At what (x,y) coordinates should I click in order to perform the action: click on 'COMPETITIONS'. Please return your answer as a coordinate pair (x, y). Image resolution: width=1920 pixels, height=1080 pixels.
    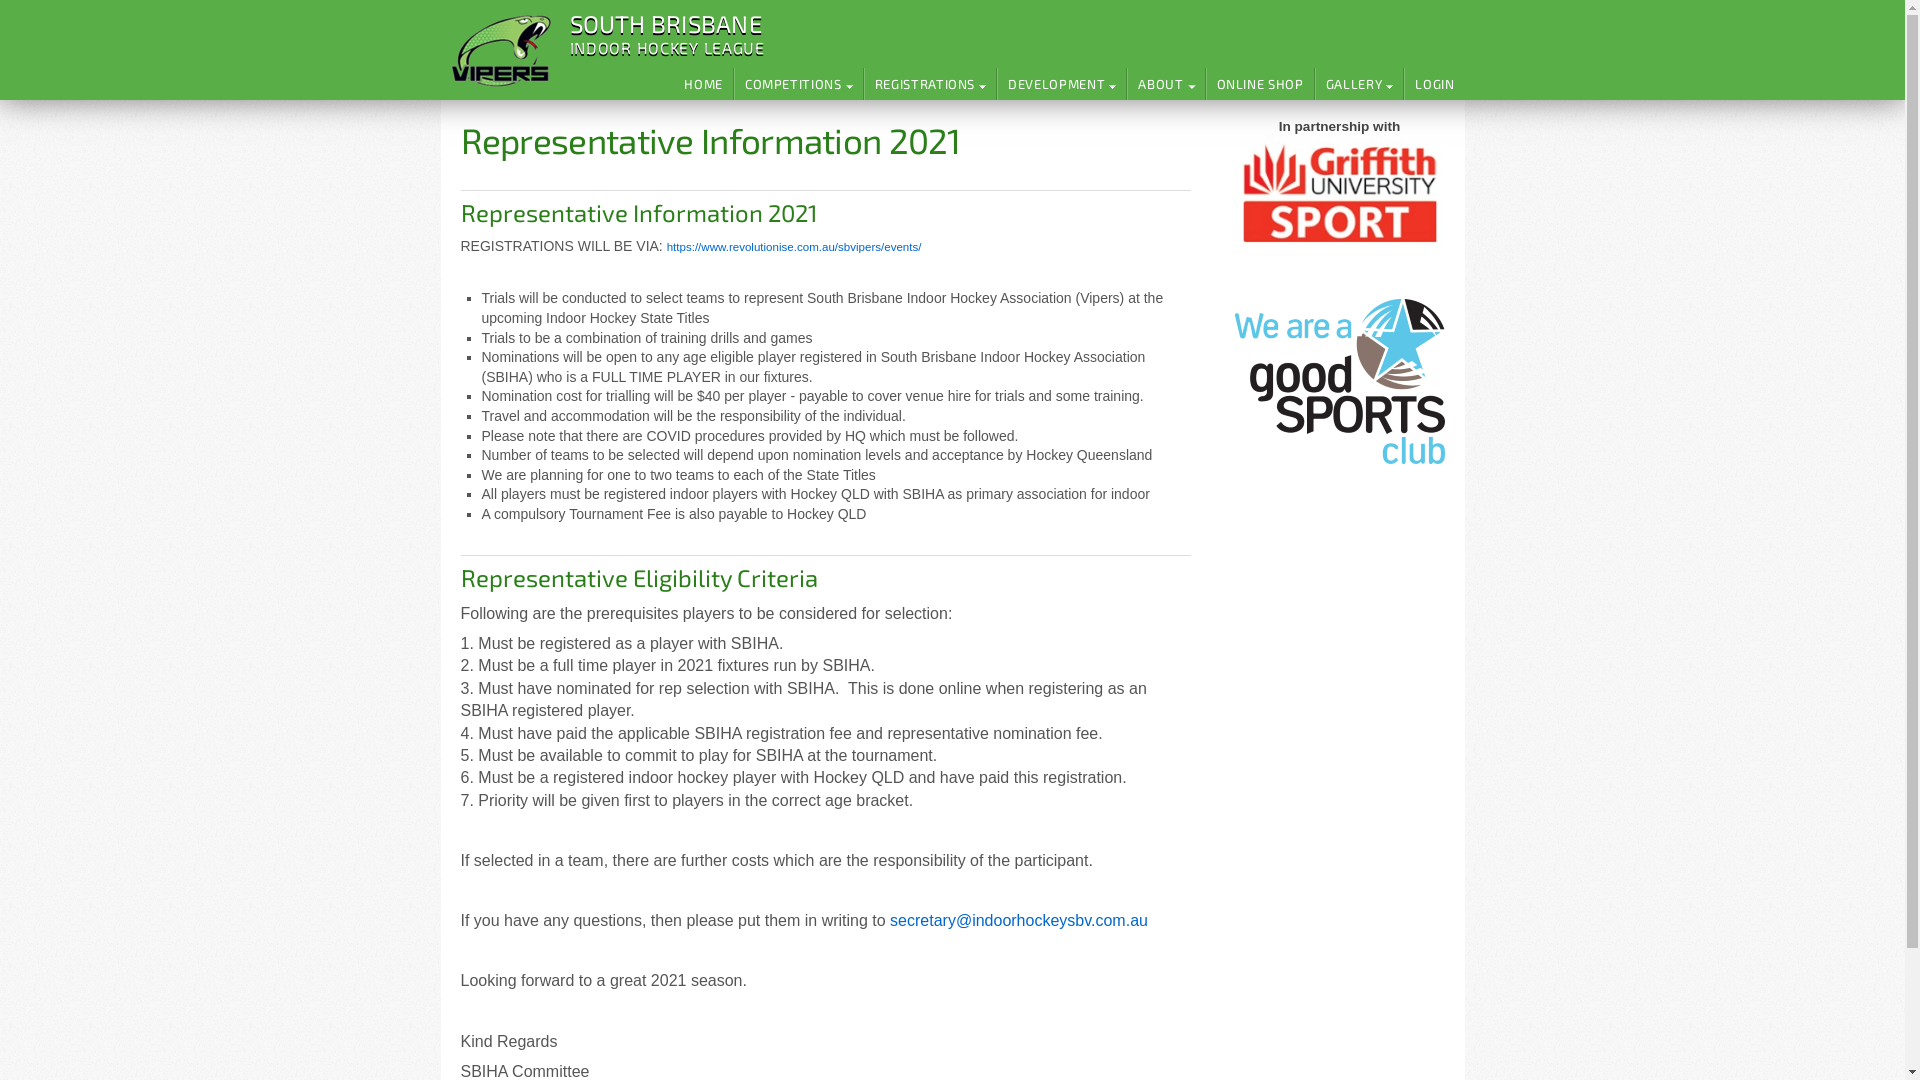
    Looking at the image, I should click on (797, 83).